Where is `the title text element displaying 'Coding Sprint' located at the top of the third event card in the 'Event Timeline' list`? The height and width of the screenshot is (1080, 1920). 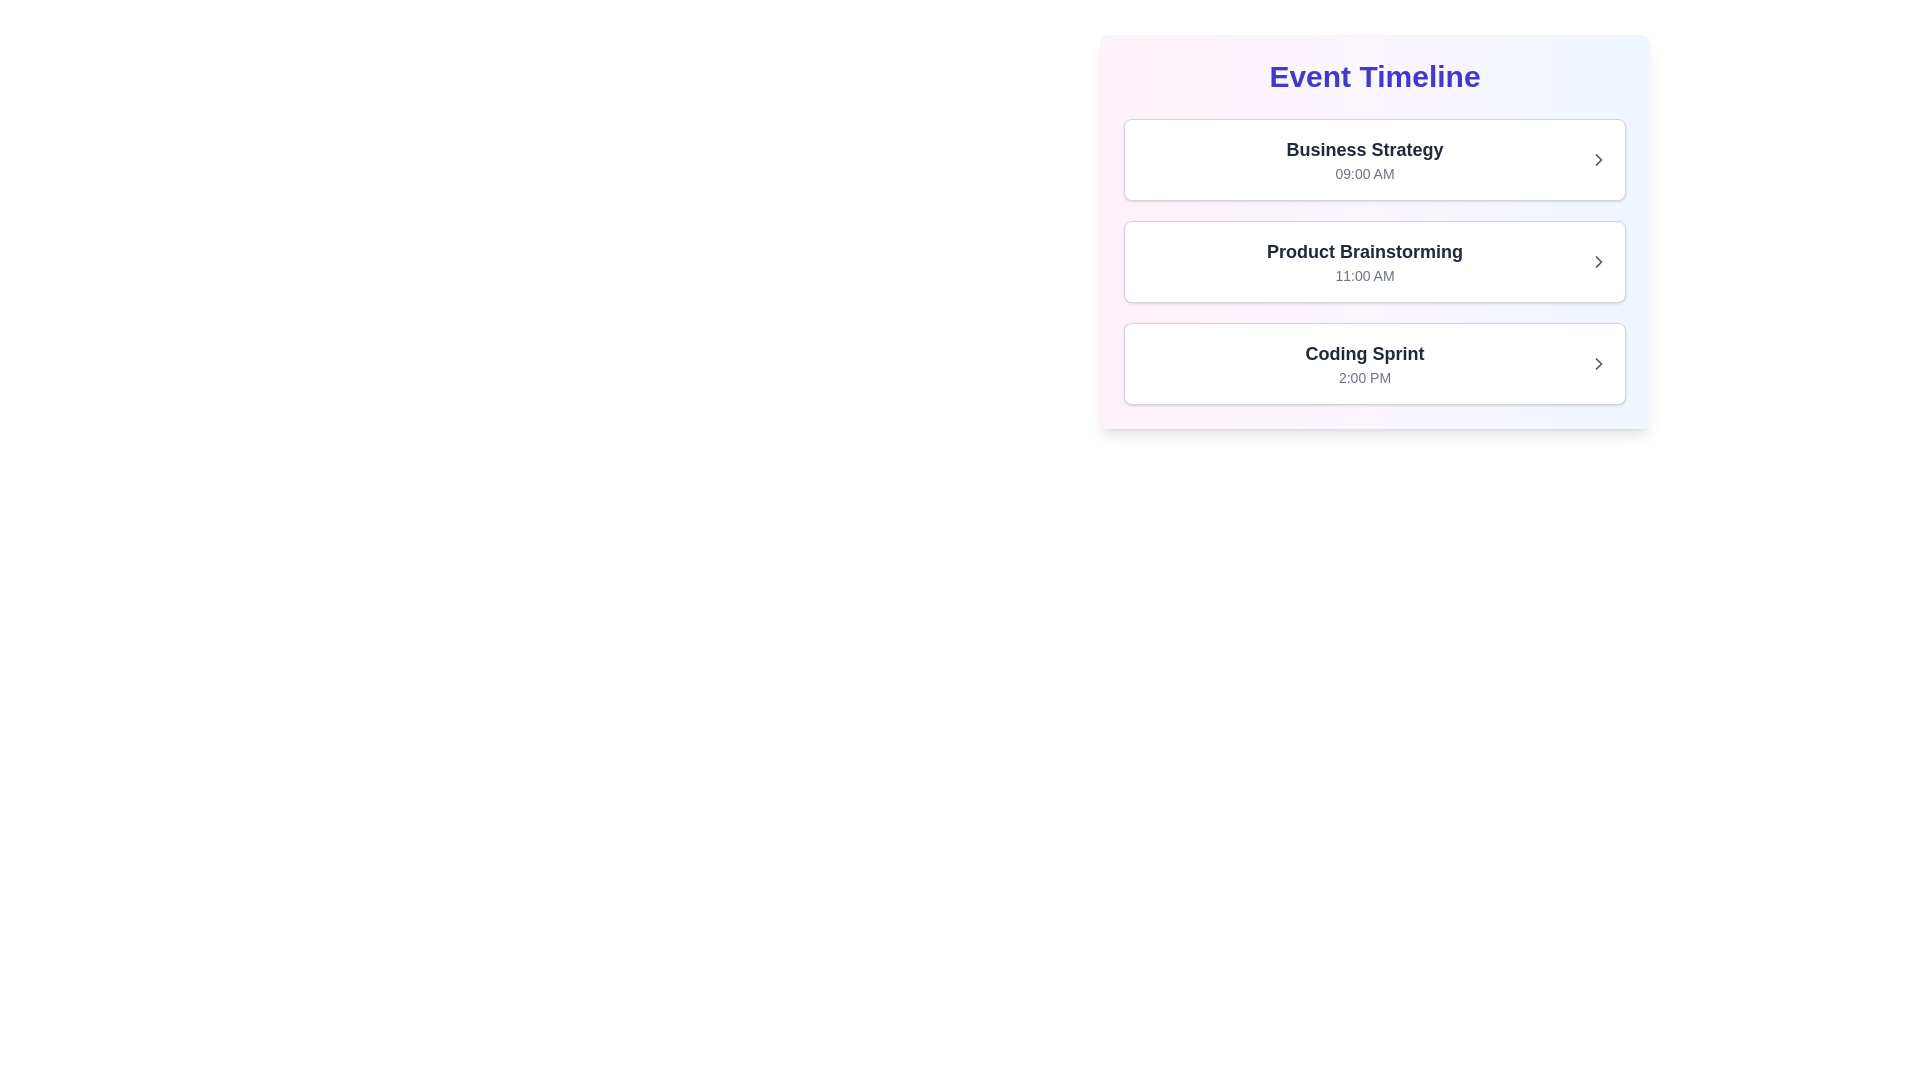
the title text element displaying 'Coding Sprint' located at the top of the third event card in the 'Event Timeline' list is located at coordinates (1363, 353).